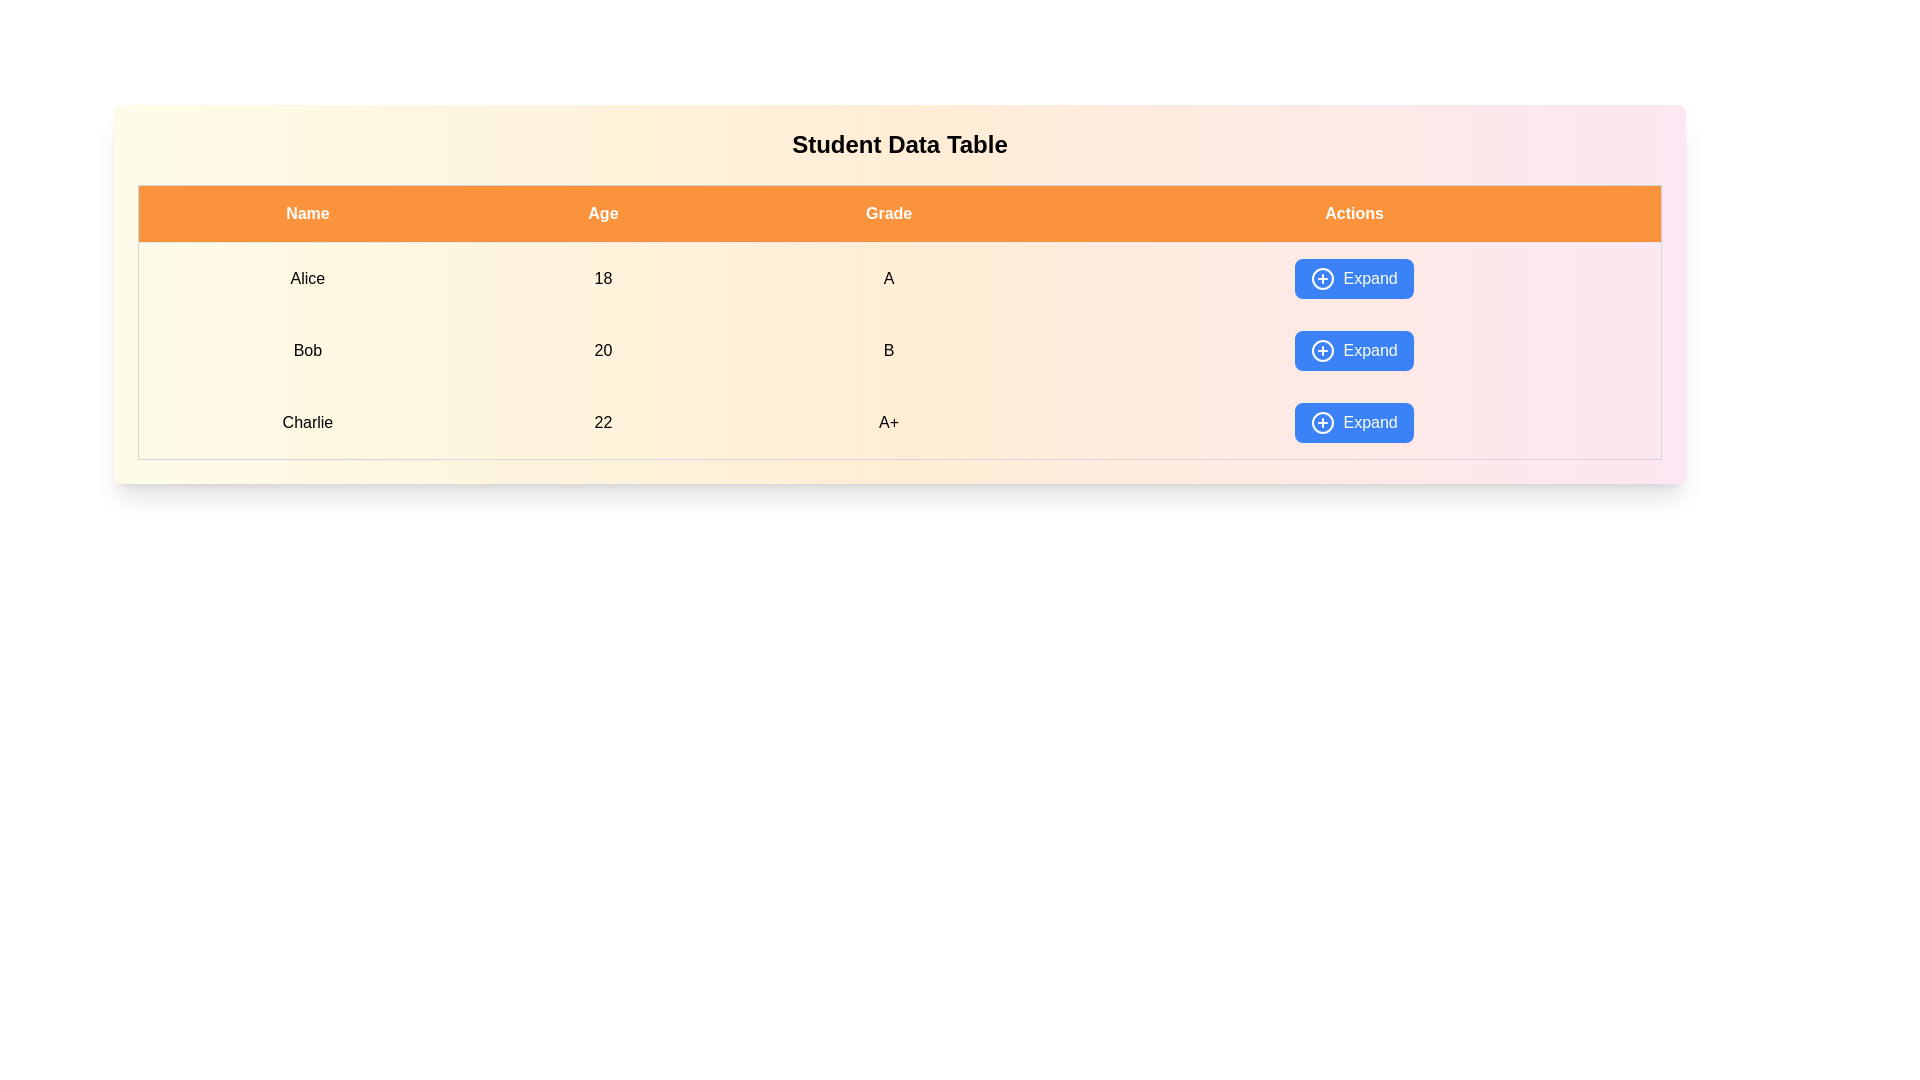 Image resolution: width=1920 pixels, height=1080 pixels. What do you see at coordinates (888, 213) in the screenshot?
I see `the 'Grade' column header in the table, which indicates the grades of the listed students` at bounding box center [888, 213].